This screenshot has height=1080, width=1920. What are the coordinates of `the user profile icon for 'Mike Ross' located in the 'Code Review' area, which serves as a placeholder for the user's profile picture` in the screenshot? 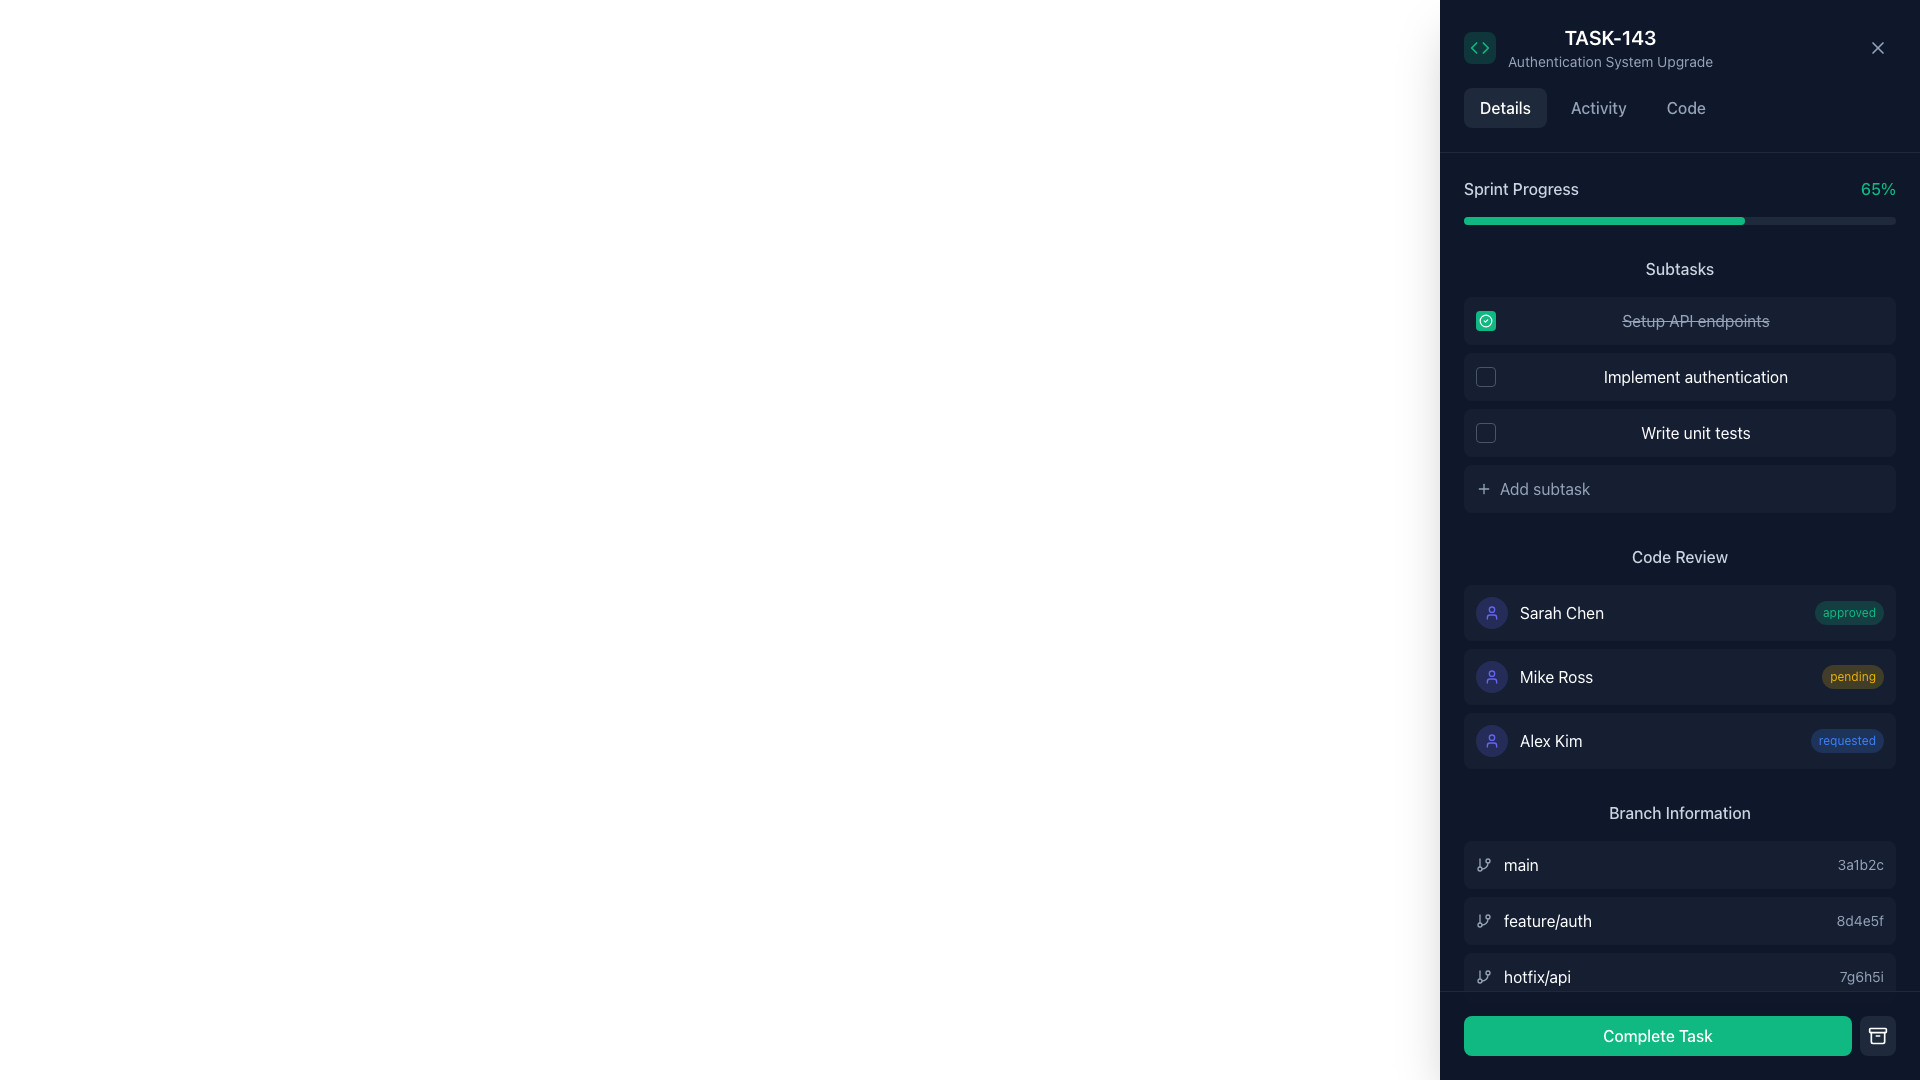 It's located at (1492, 676).